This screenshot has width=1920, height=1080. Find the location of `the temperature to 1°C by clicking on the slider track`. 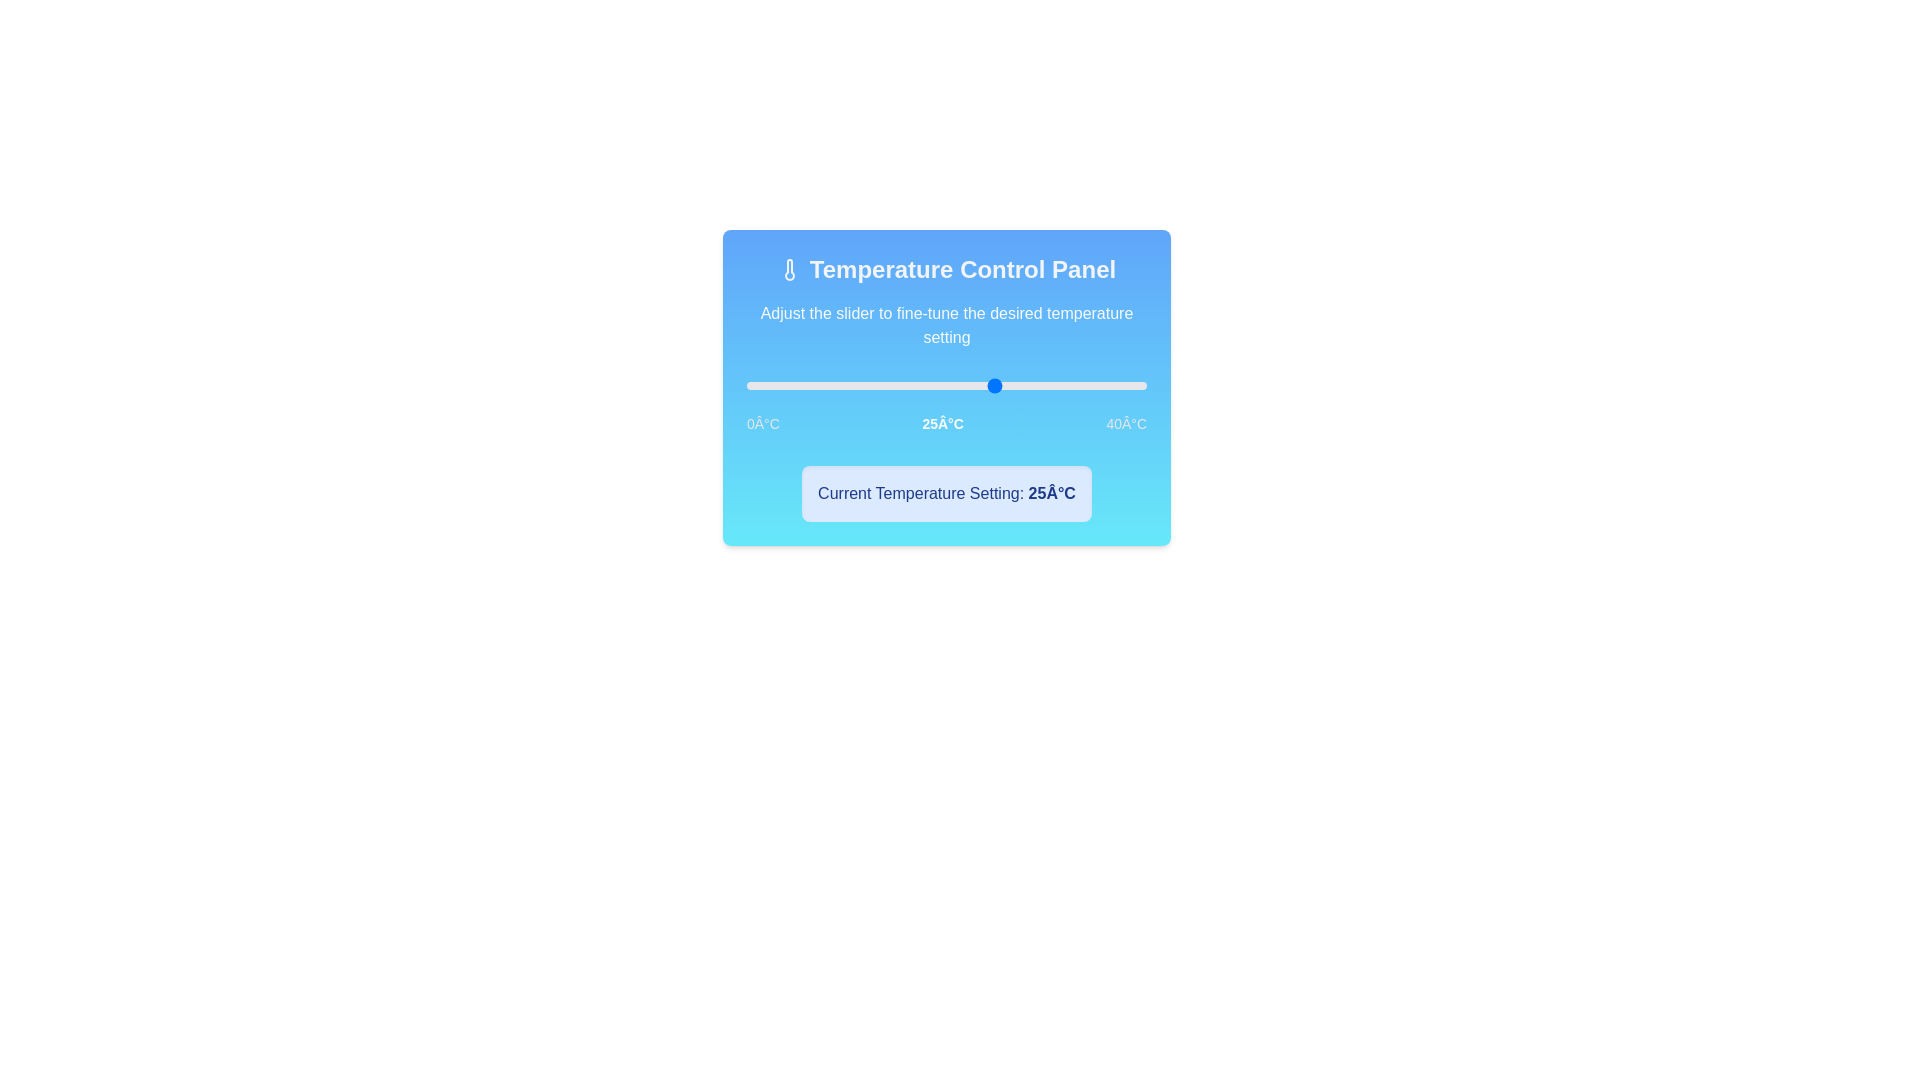

the temperature to 1°C by clicking on the slider track is located at coordinates (756, 385).